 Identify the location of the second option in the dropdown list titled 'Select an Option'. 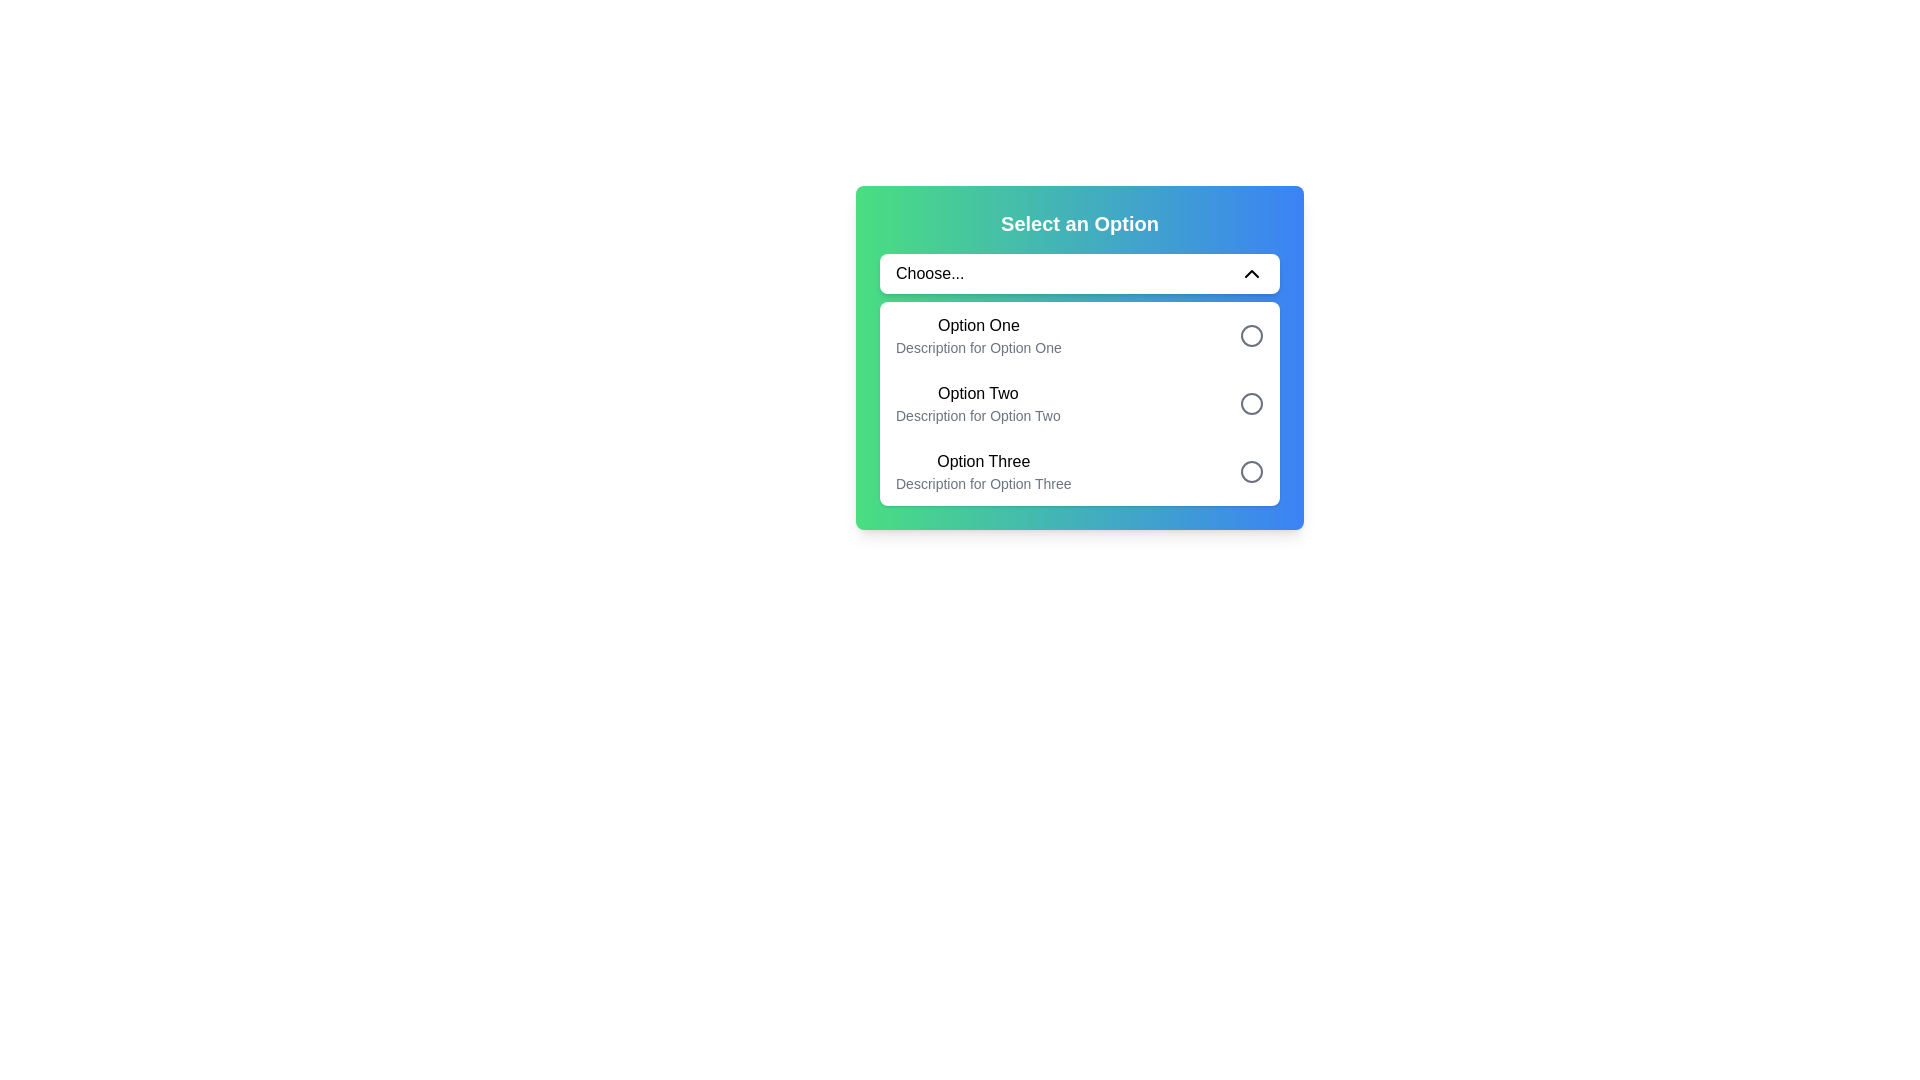
(1079, 380).